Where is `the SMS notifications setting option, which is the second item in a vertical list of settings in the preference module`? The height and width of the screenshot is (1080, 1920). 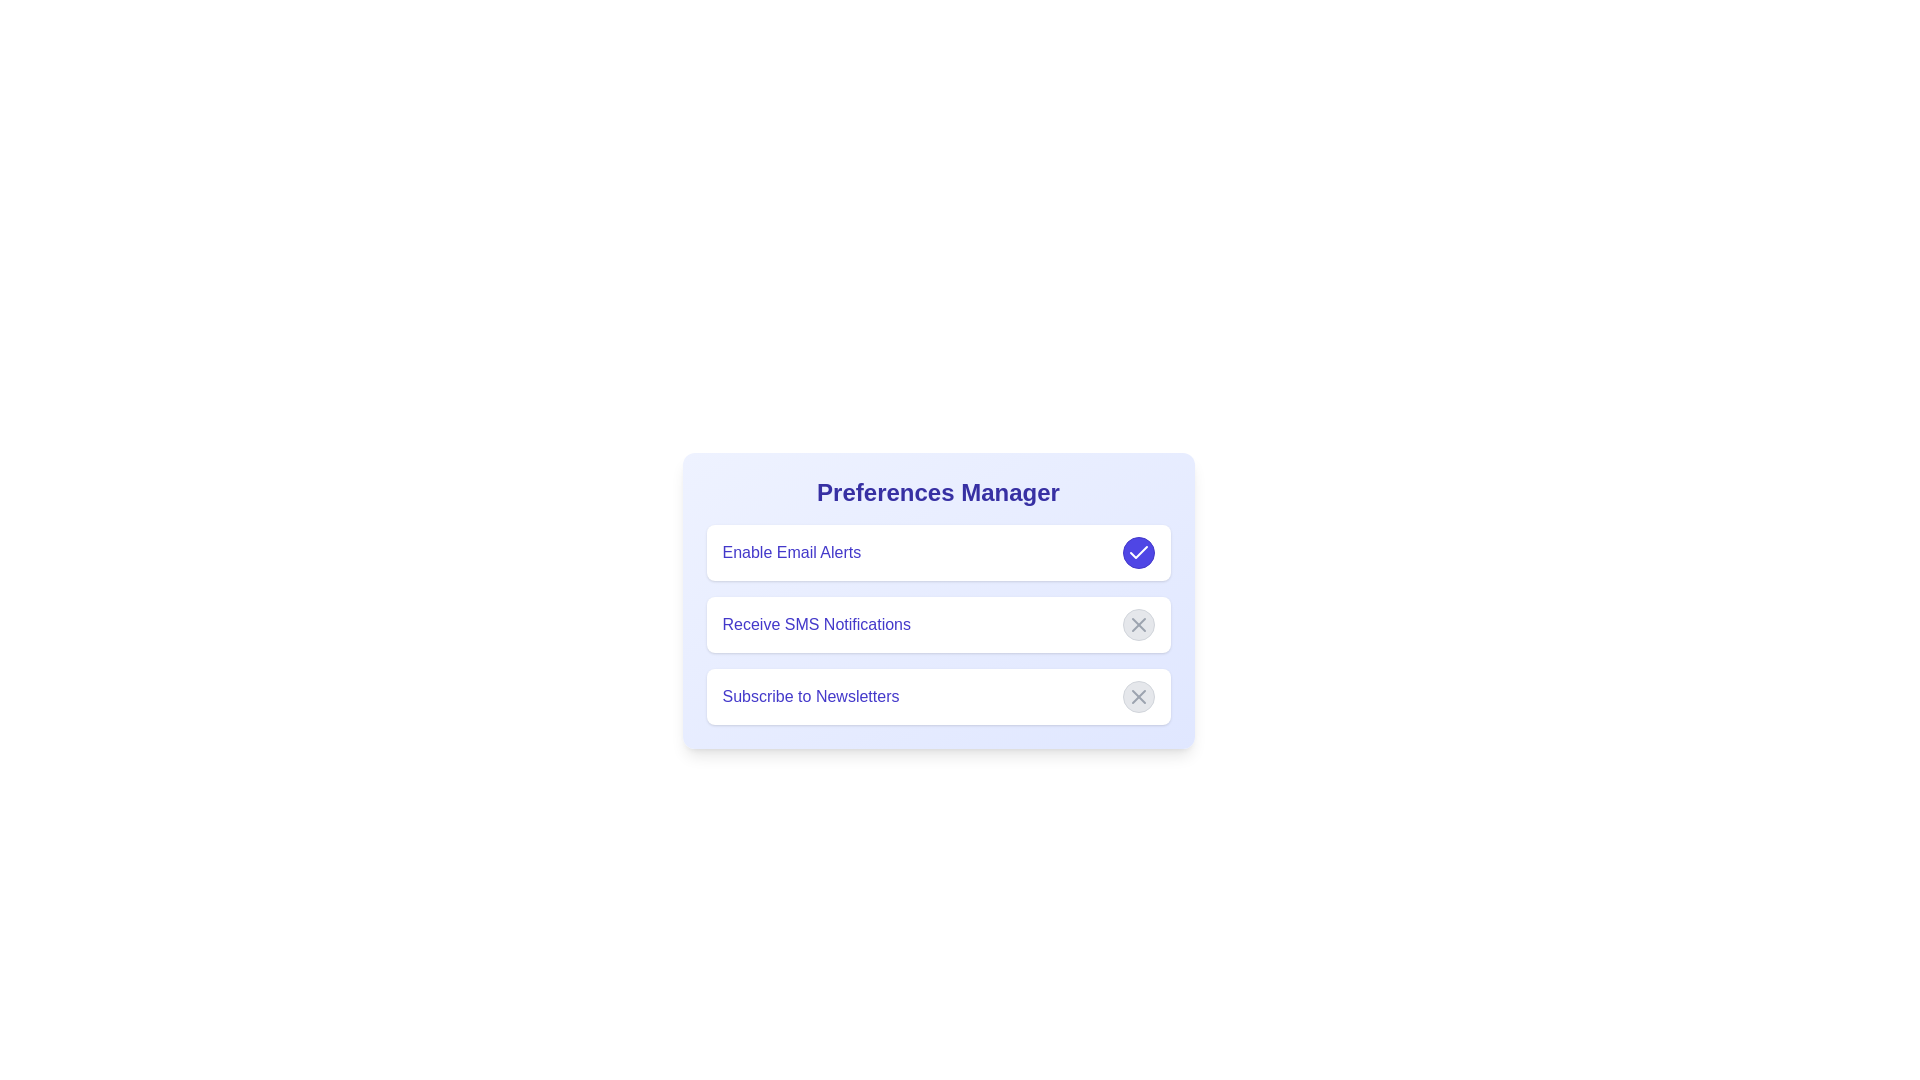 the SMS notifications setting option, which is the second item in a vertical list of settings in the preference module is located at coordinates (937, 623).